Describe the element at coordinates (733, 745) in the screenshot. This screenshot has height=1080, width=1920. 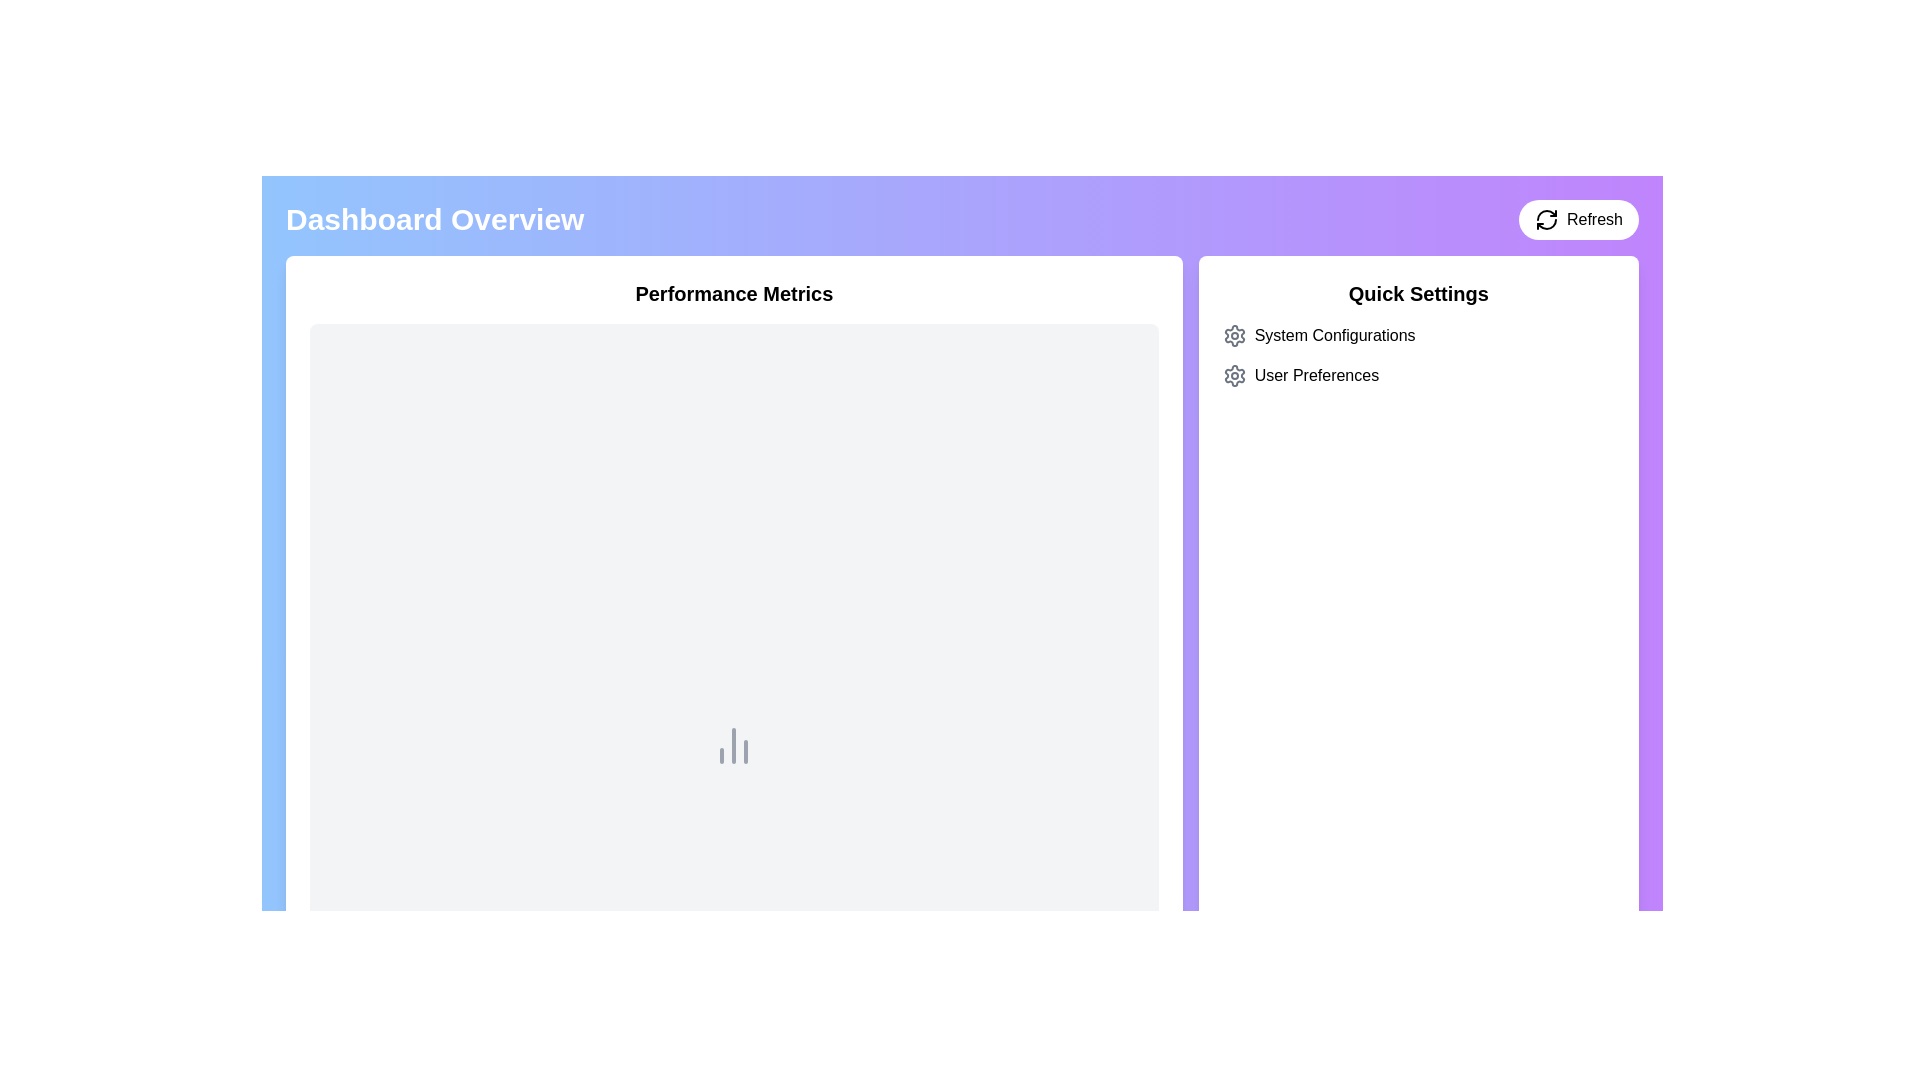
I see `the icon representing a bar chart located in the 'Performance Metrics' section of the interface` at that location.